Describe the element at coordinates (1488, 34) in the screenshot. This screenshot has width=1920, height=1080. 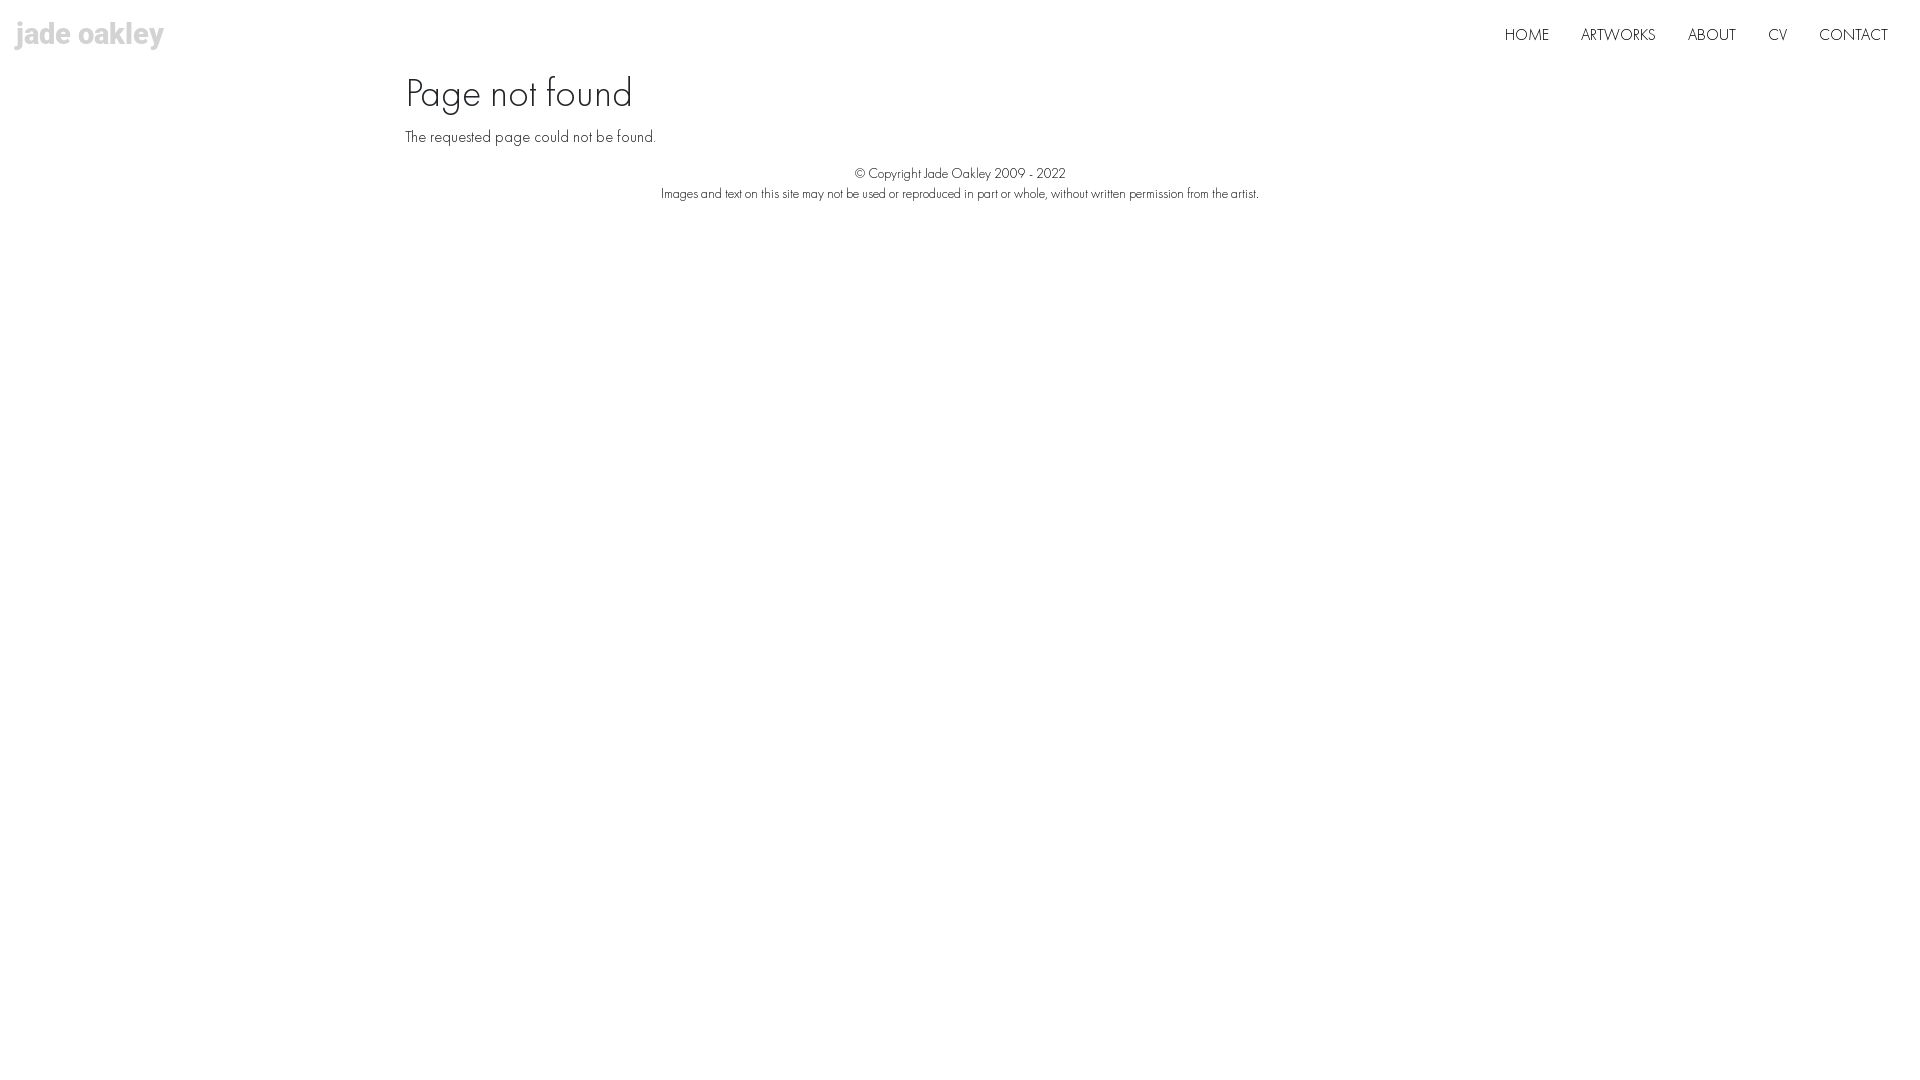
I see `'HOME'` at that location.